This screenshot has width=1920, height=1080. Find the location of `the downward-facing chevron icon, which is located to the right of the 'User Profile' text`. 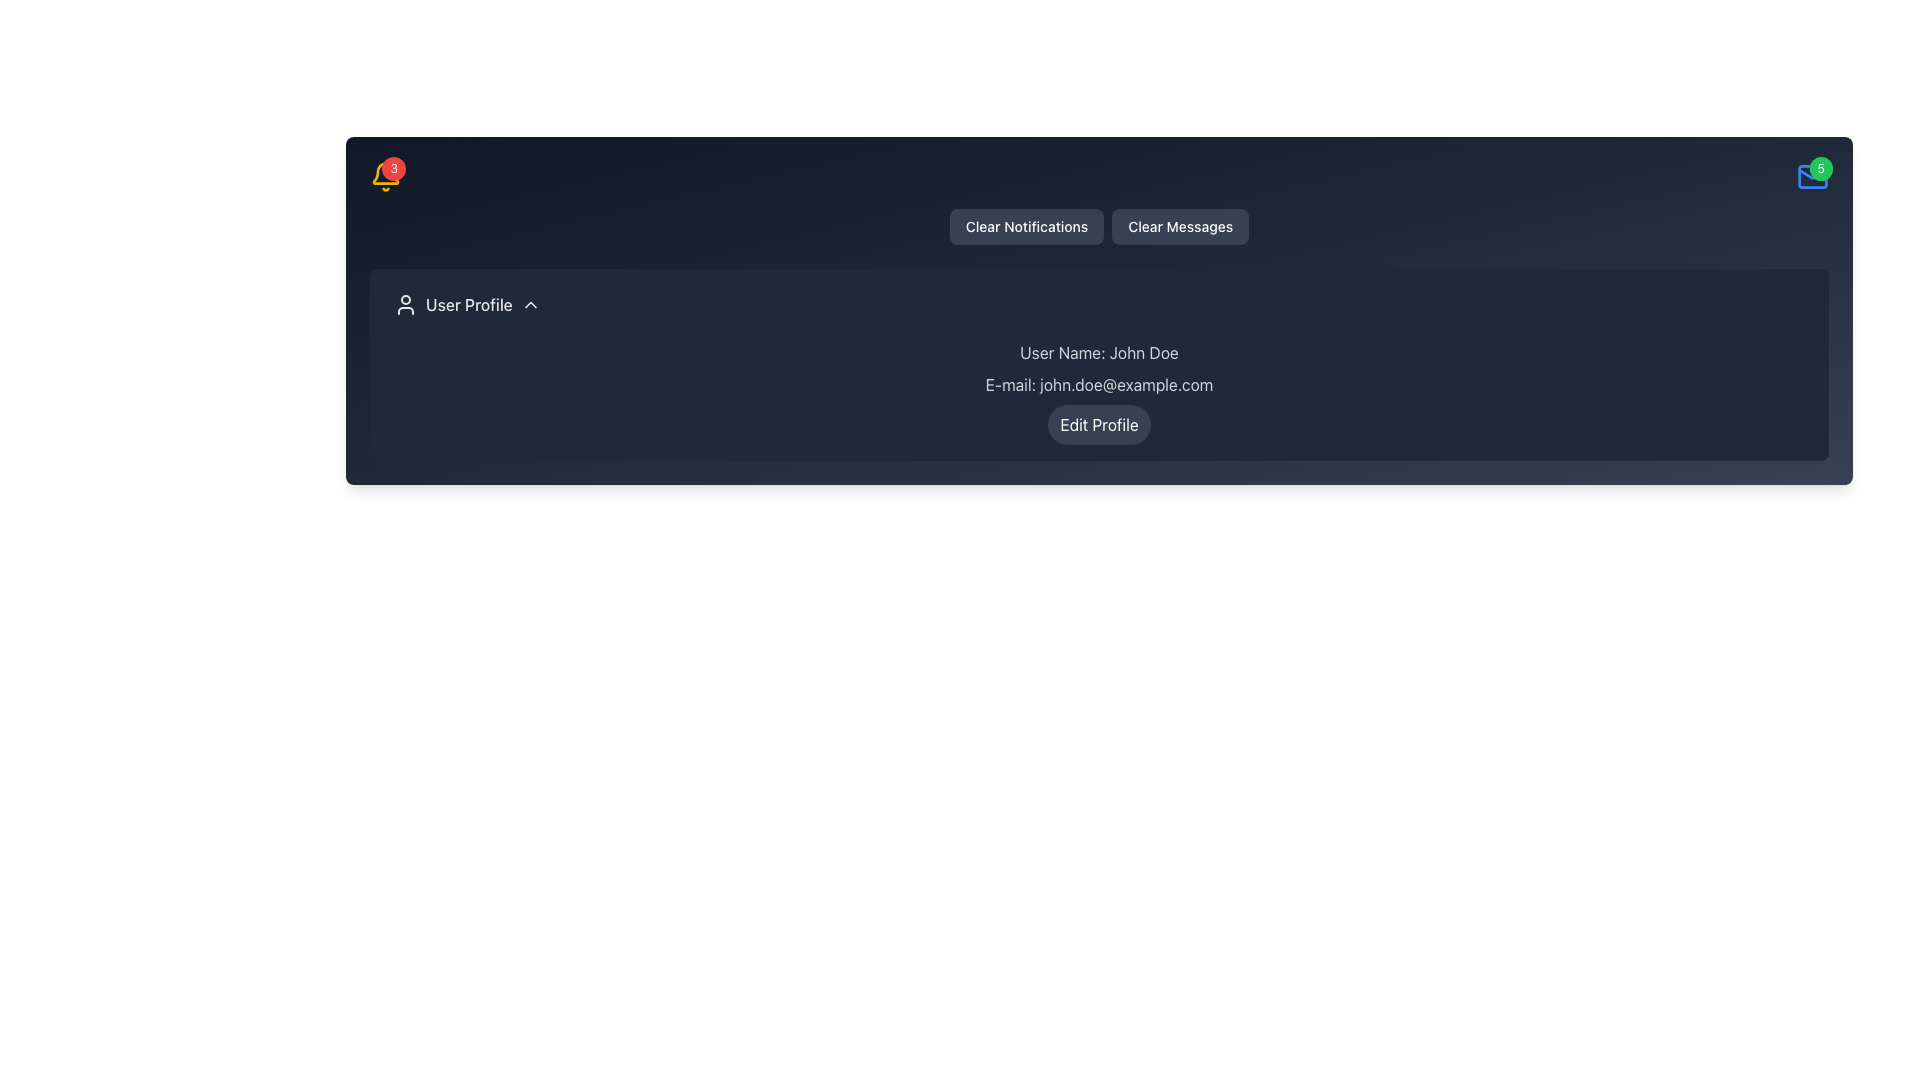

the downward-facing chevron icon, which is located to the right of the 'User Profile' text is located at coordinates (530, 304).